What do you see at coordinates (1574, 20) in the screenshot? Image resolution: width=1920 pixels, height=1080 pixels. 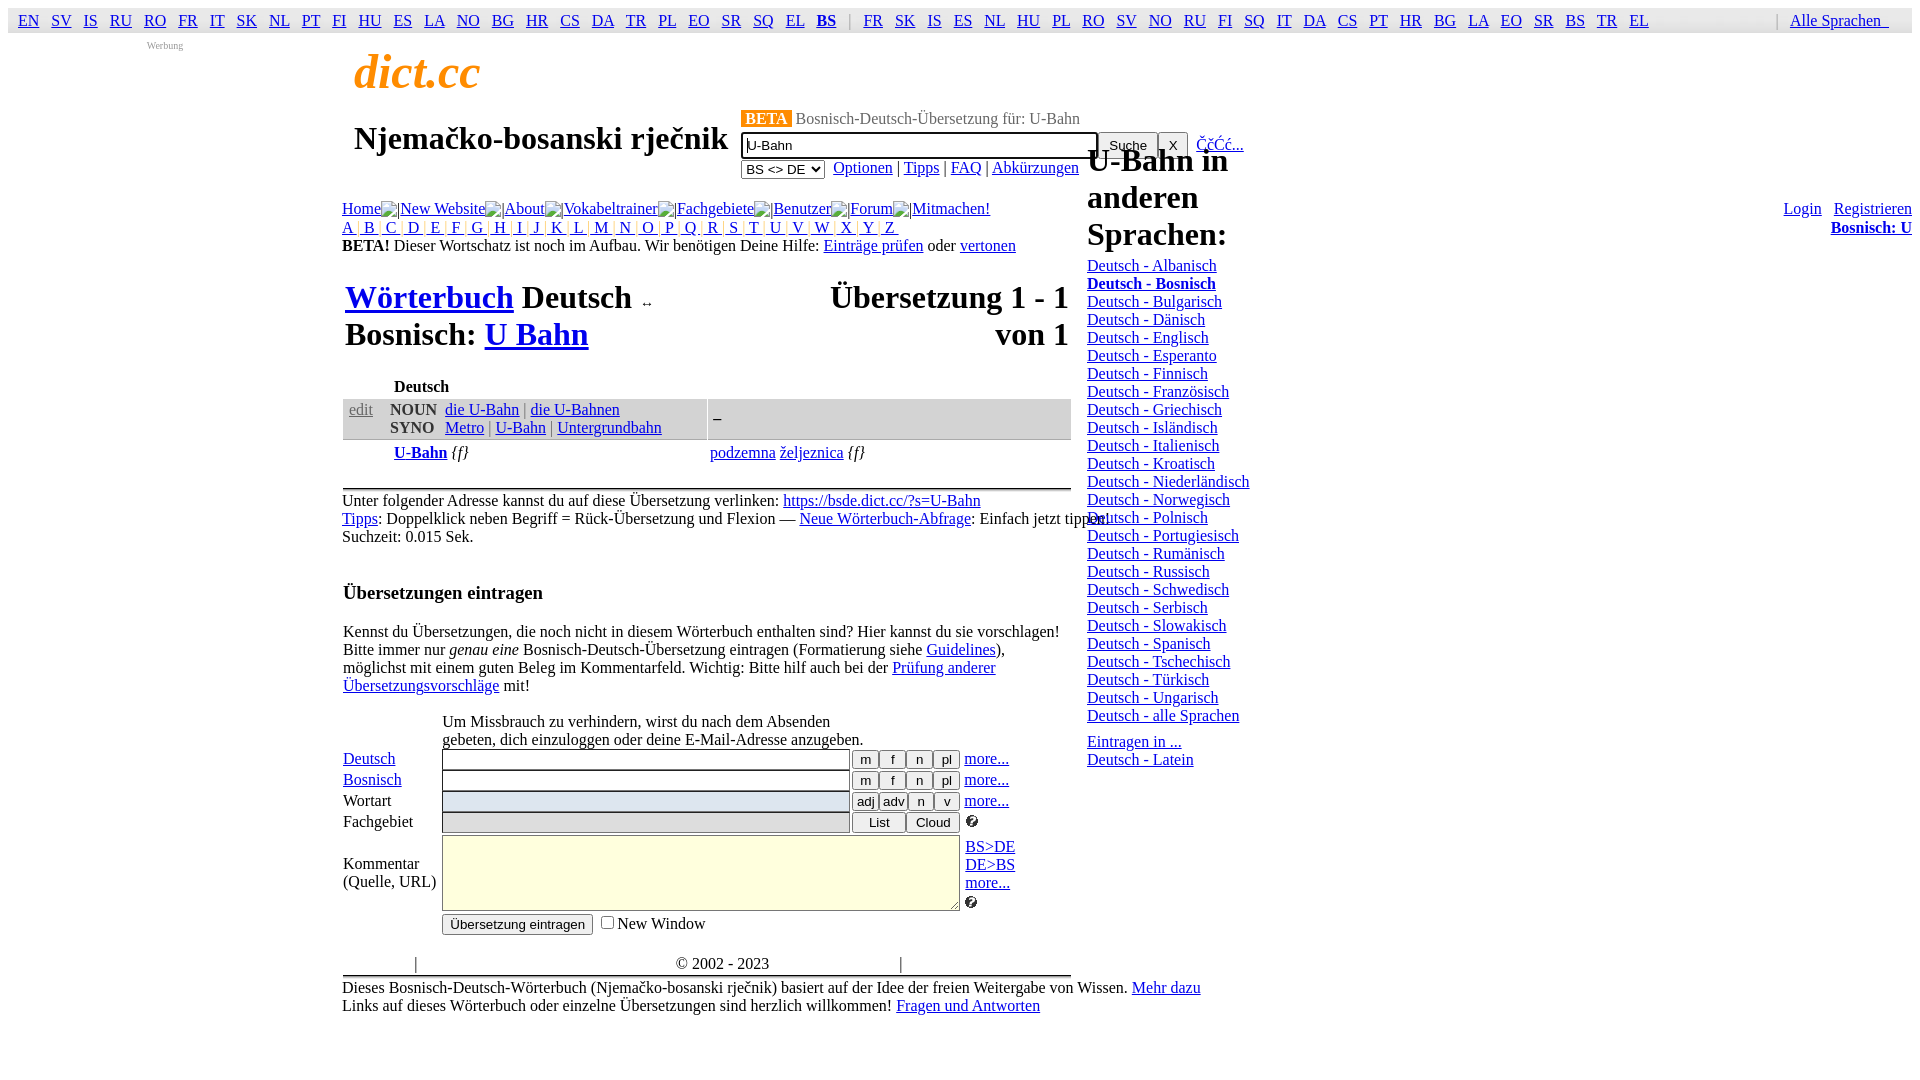 I see `'BS'` at bounding box center [1574, 20].